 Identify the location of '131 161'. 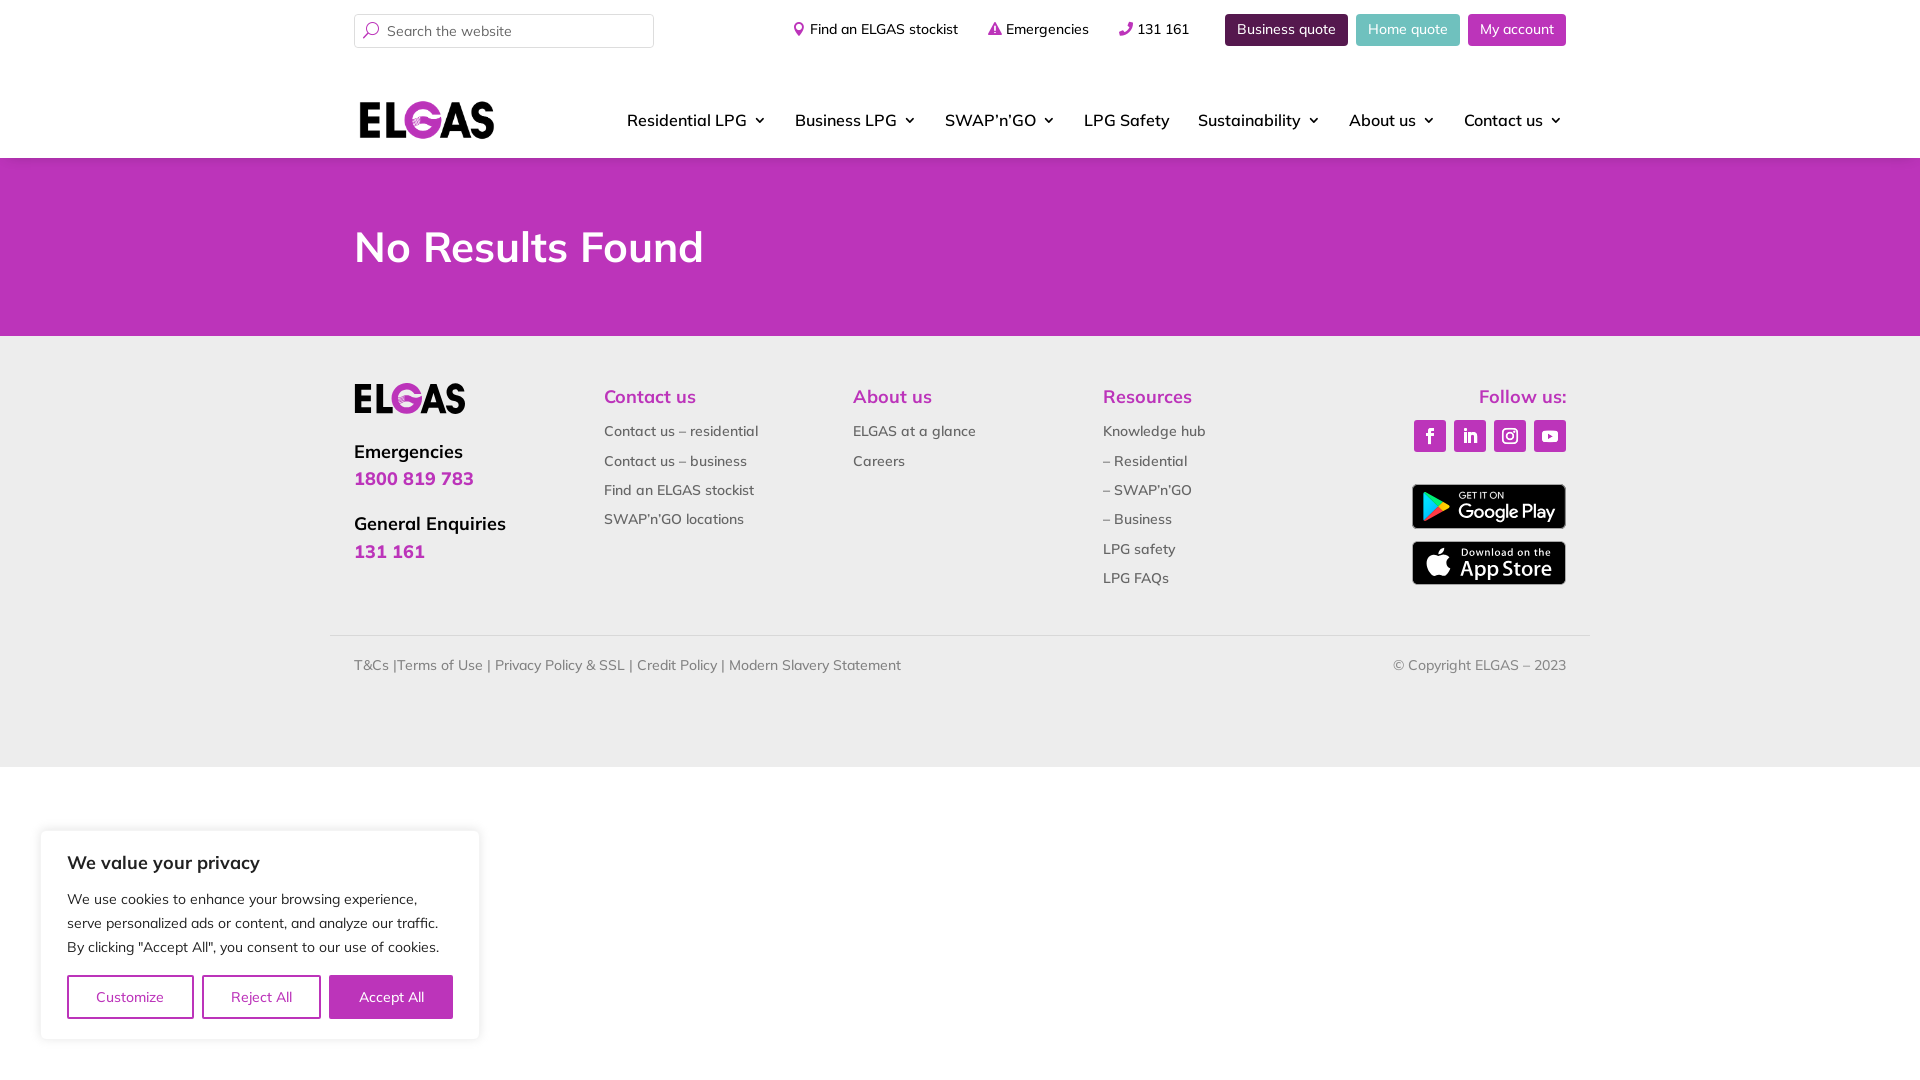
(1162, 30).